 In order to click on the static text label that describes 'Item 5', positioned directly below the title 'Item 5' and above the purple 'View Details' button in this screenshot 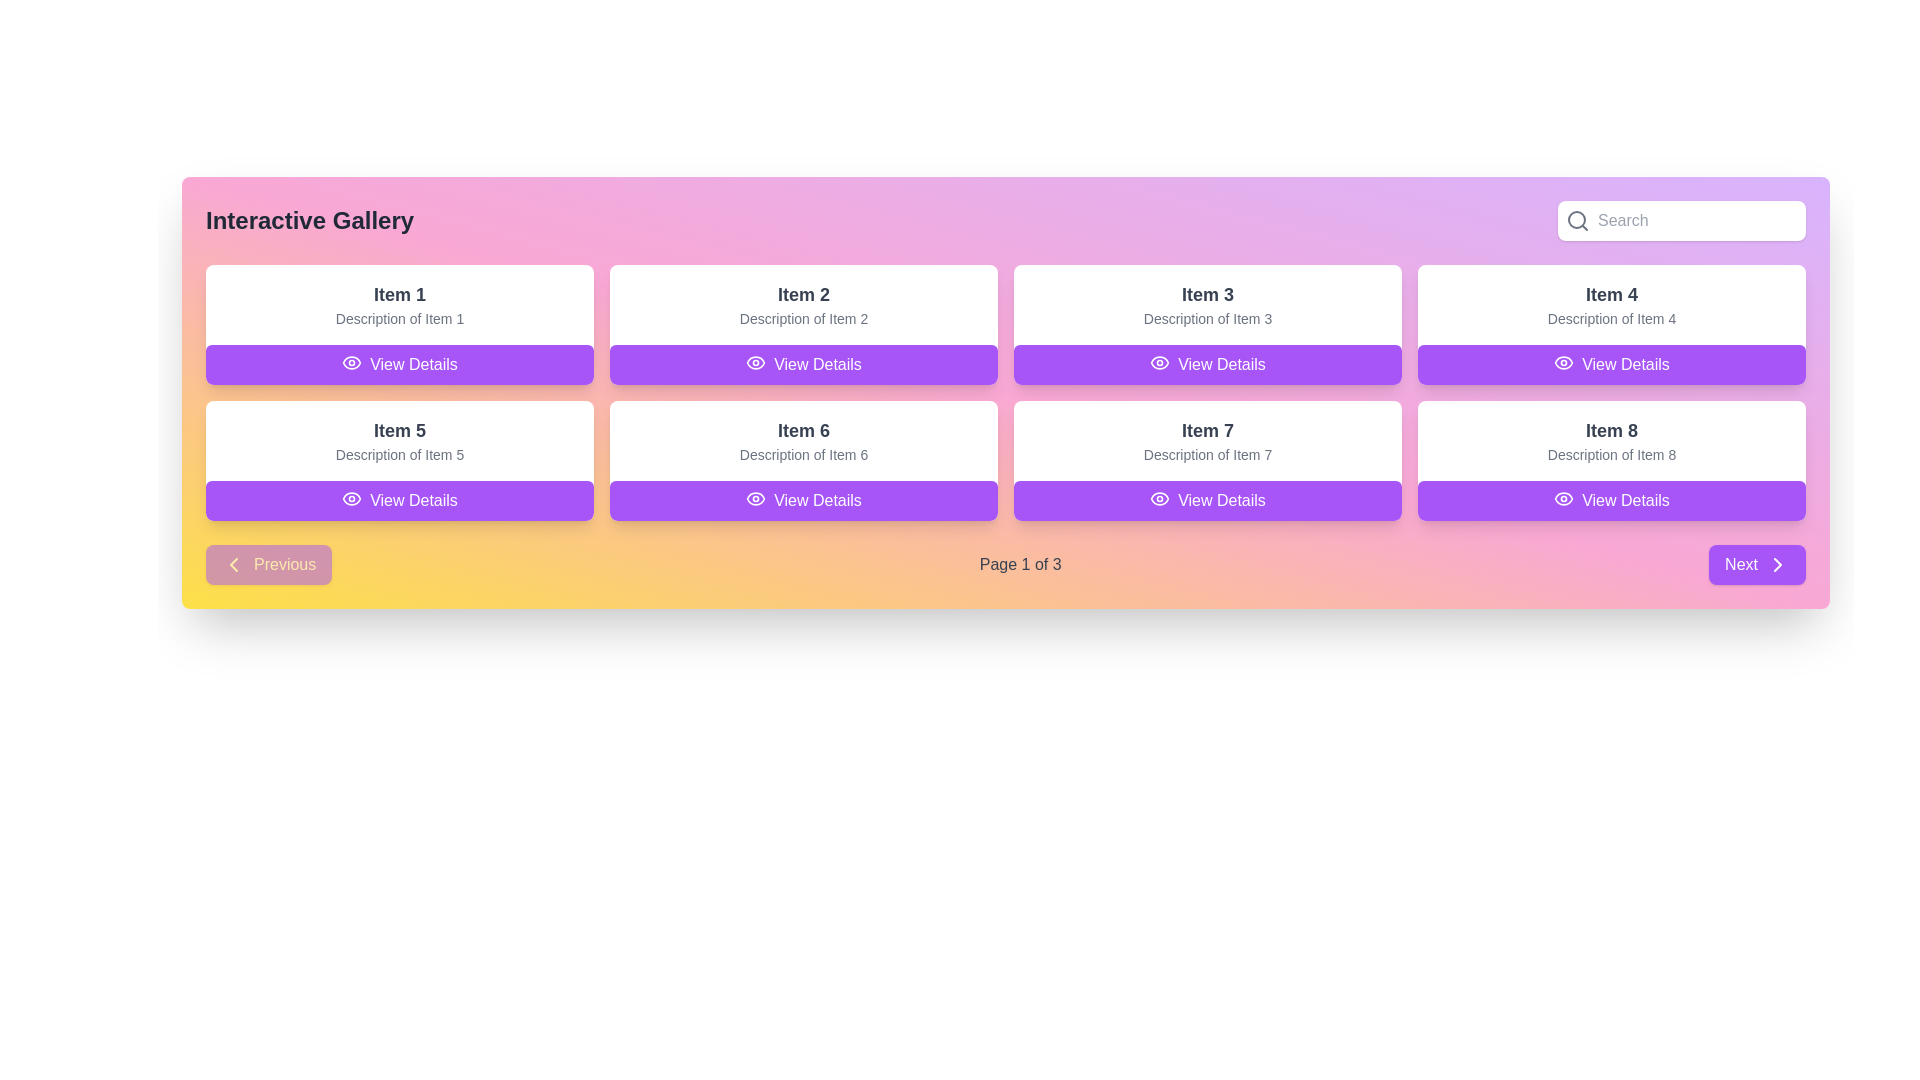, I will do `click(399, 455)`.